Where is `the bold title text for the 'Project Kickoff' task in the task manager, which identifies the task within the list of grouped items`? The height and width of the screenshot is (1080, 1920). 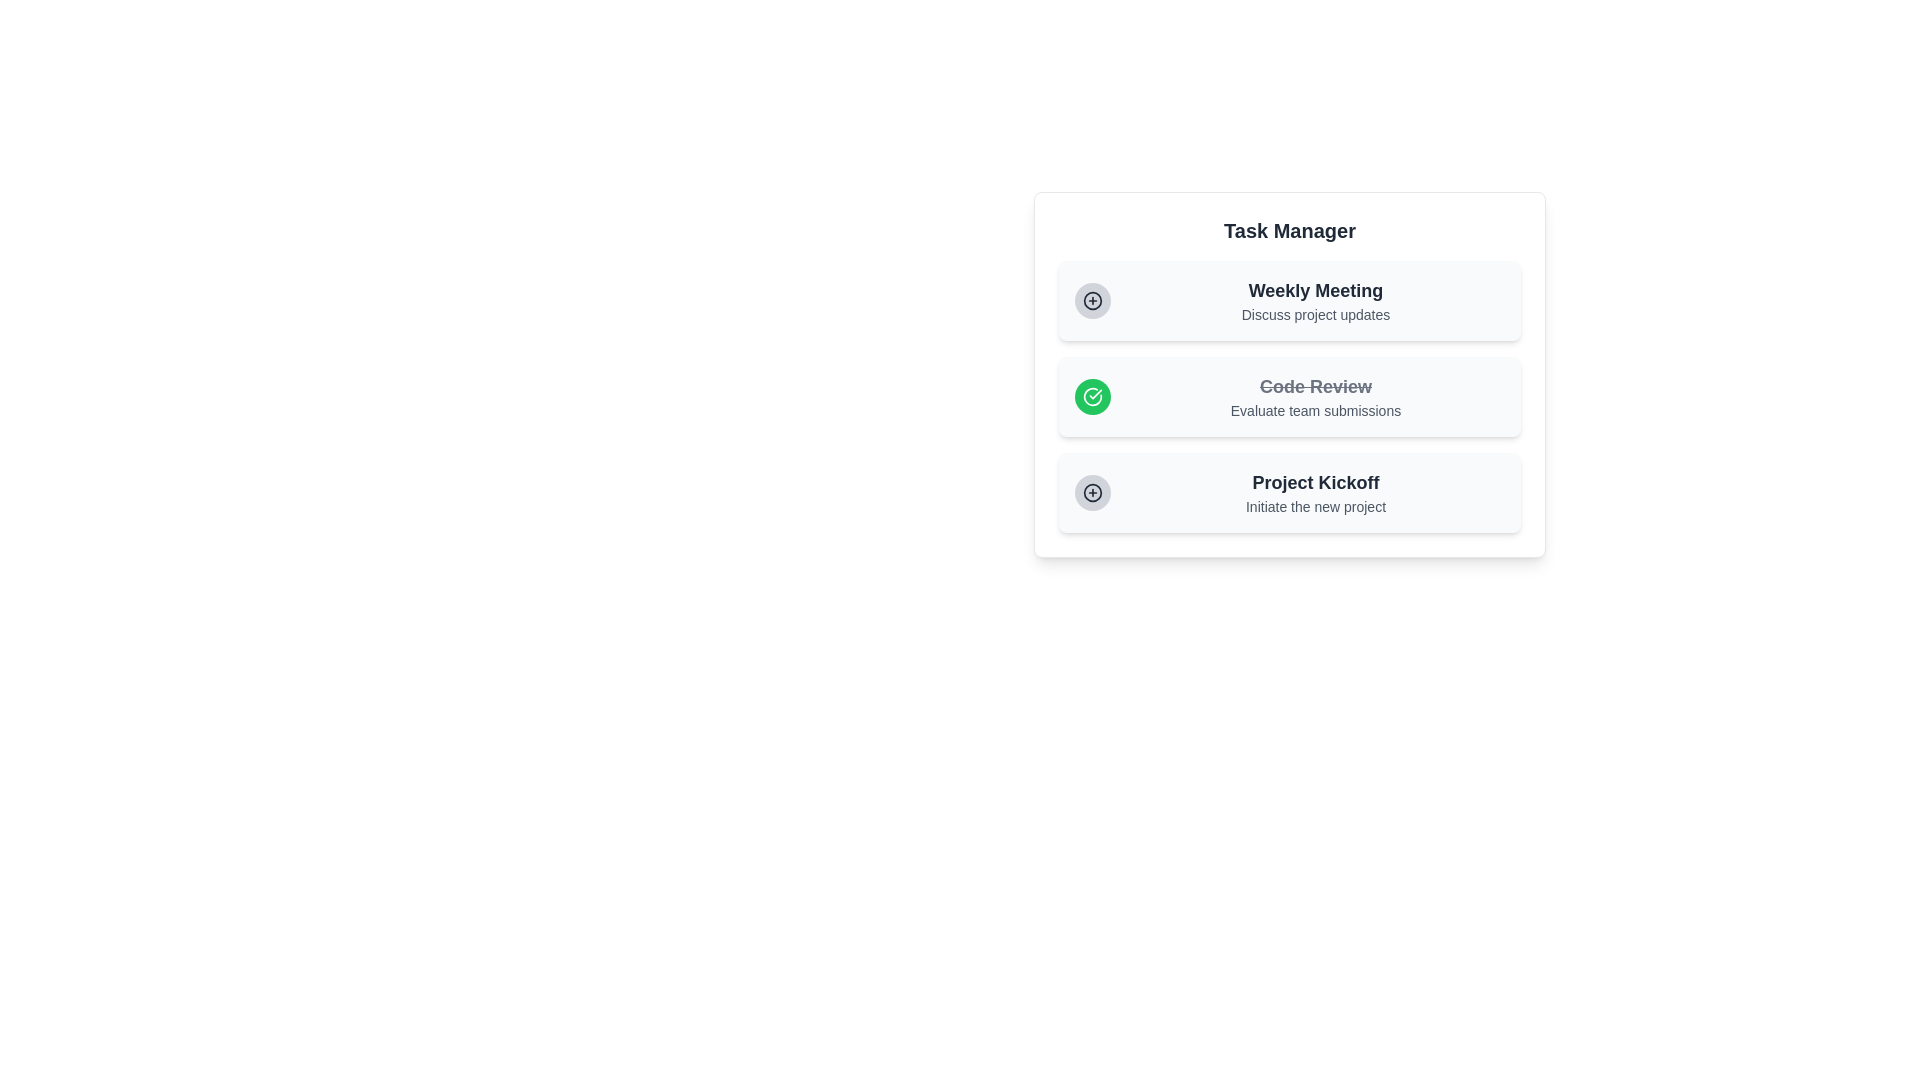 the bold title text for the 'Project Kickoff' task in the task manager, which identifies the task within the list of grouped items is located at coordinates (1315, 482).